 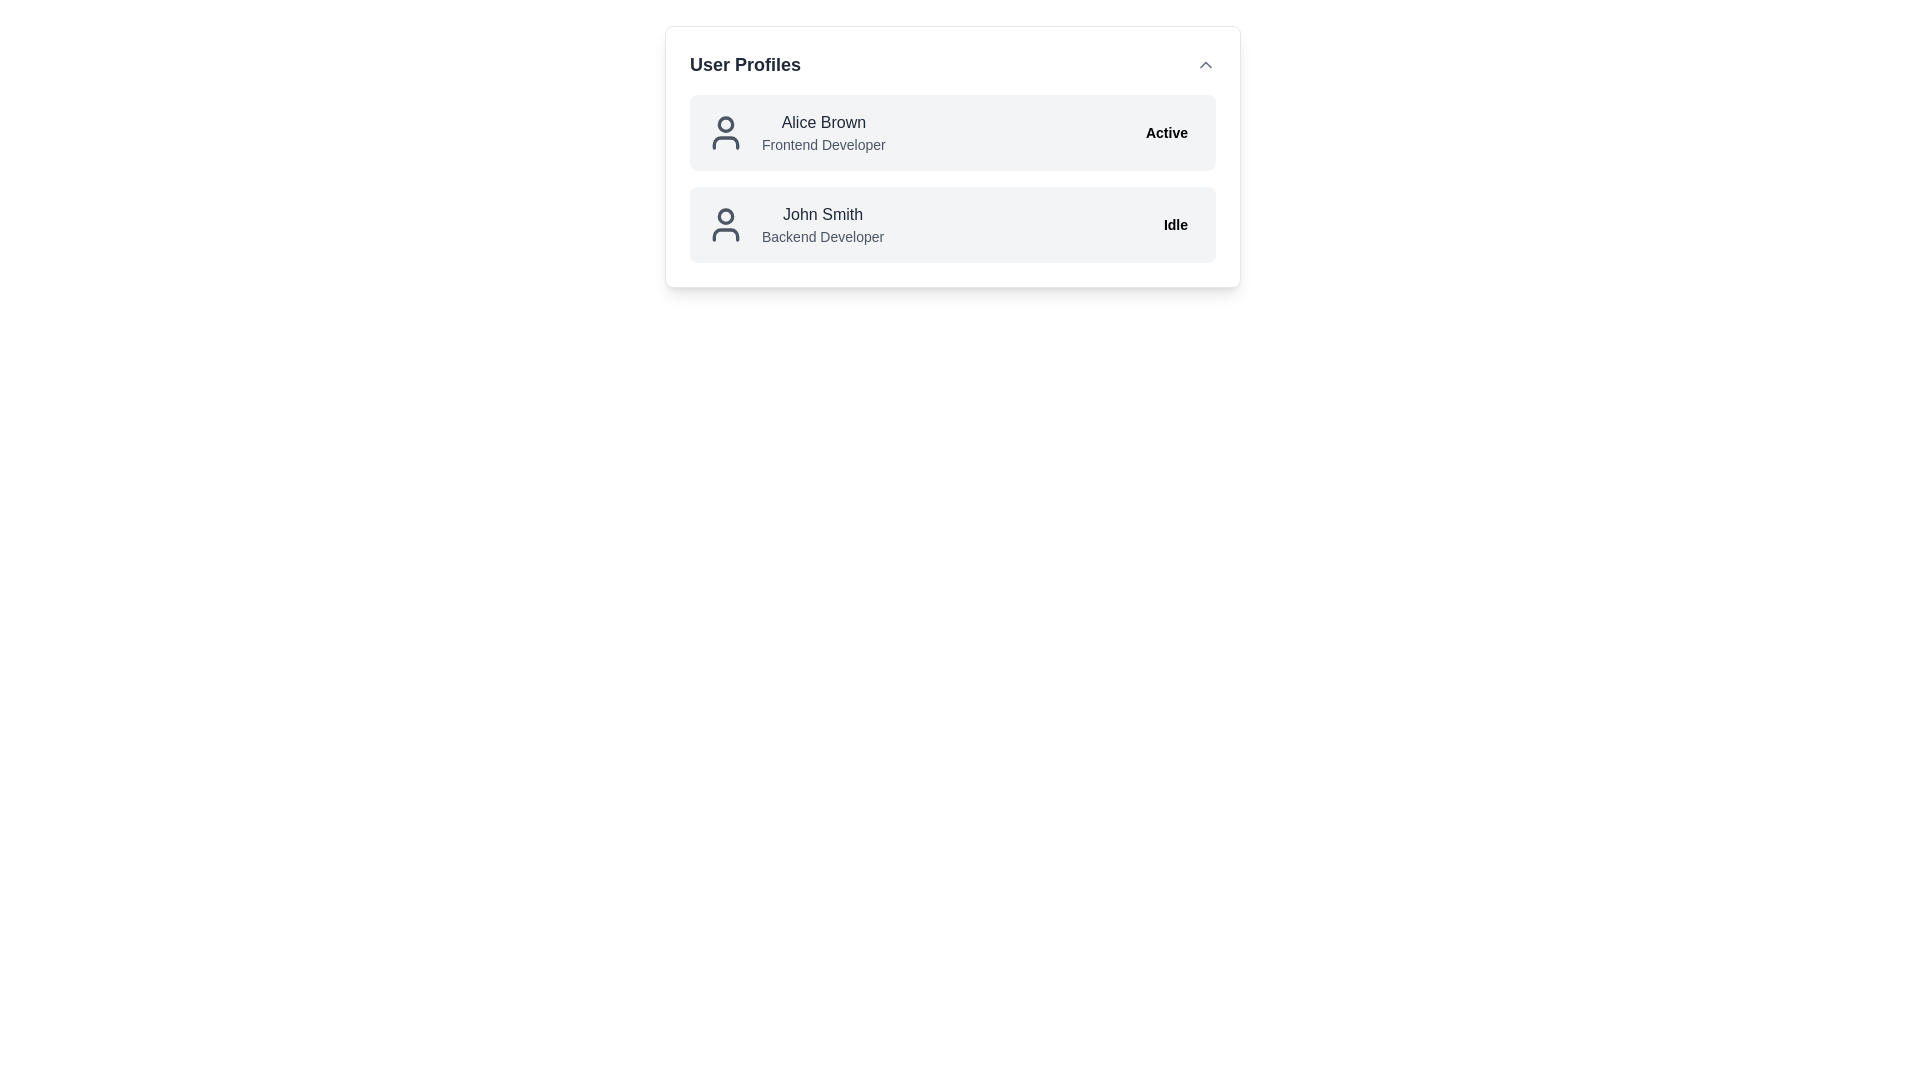 What do you see at coordinates (724, 224) in the screenshot?
I see `the user profile icon resembling a silhouette located at the top-left corner of the 'John Smith' entry in the user profile section` at bounding box center [724, 224].